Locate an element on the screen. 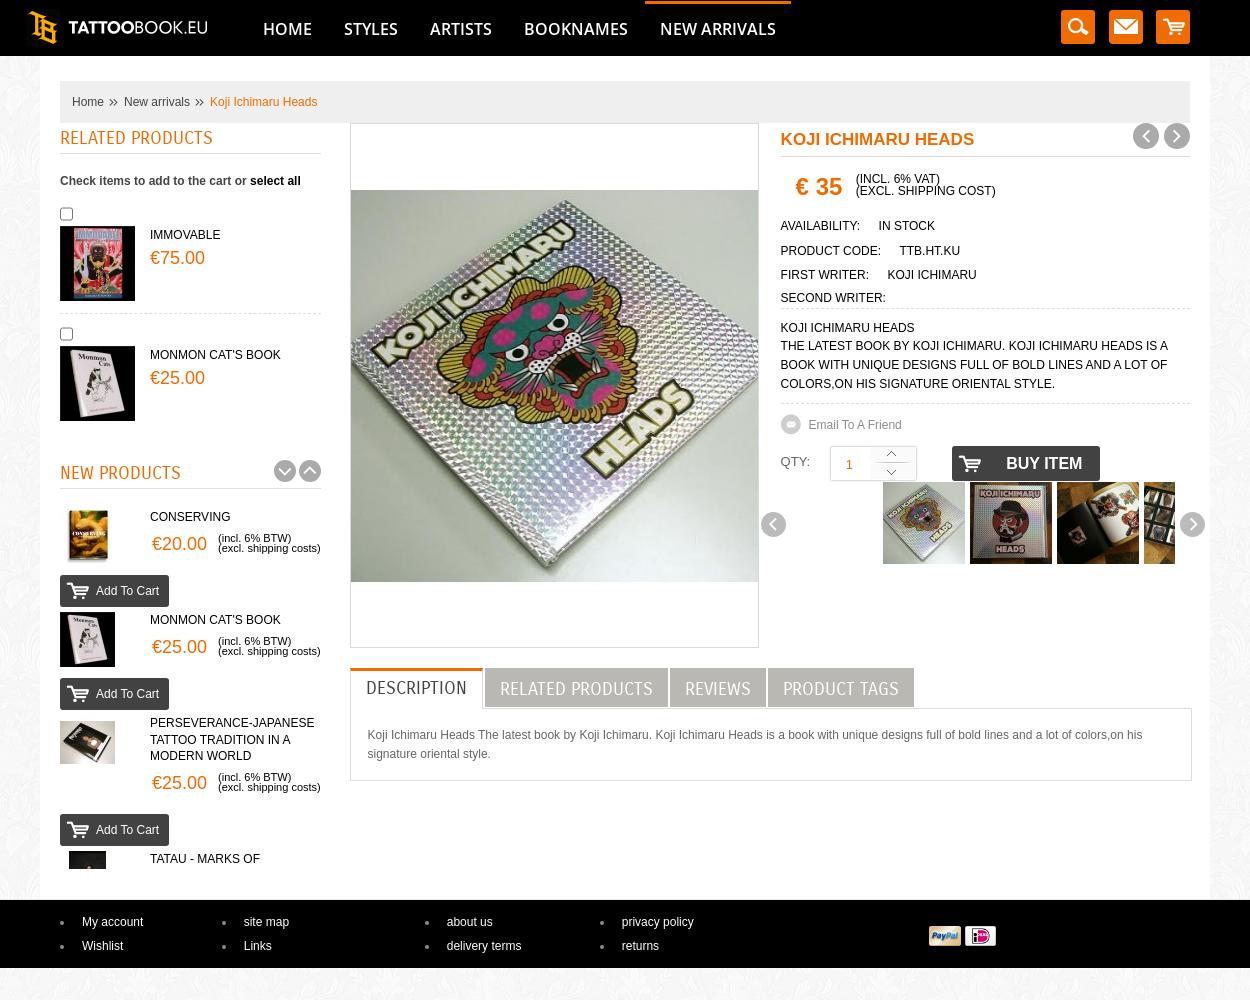 This screenshot has height=1000, width=1250. 'Availability:' is located at coordinates (780, 225).